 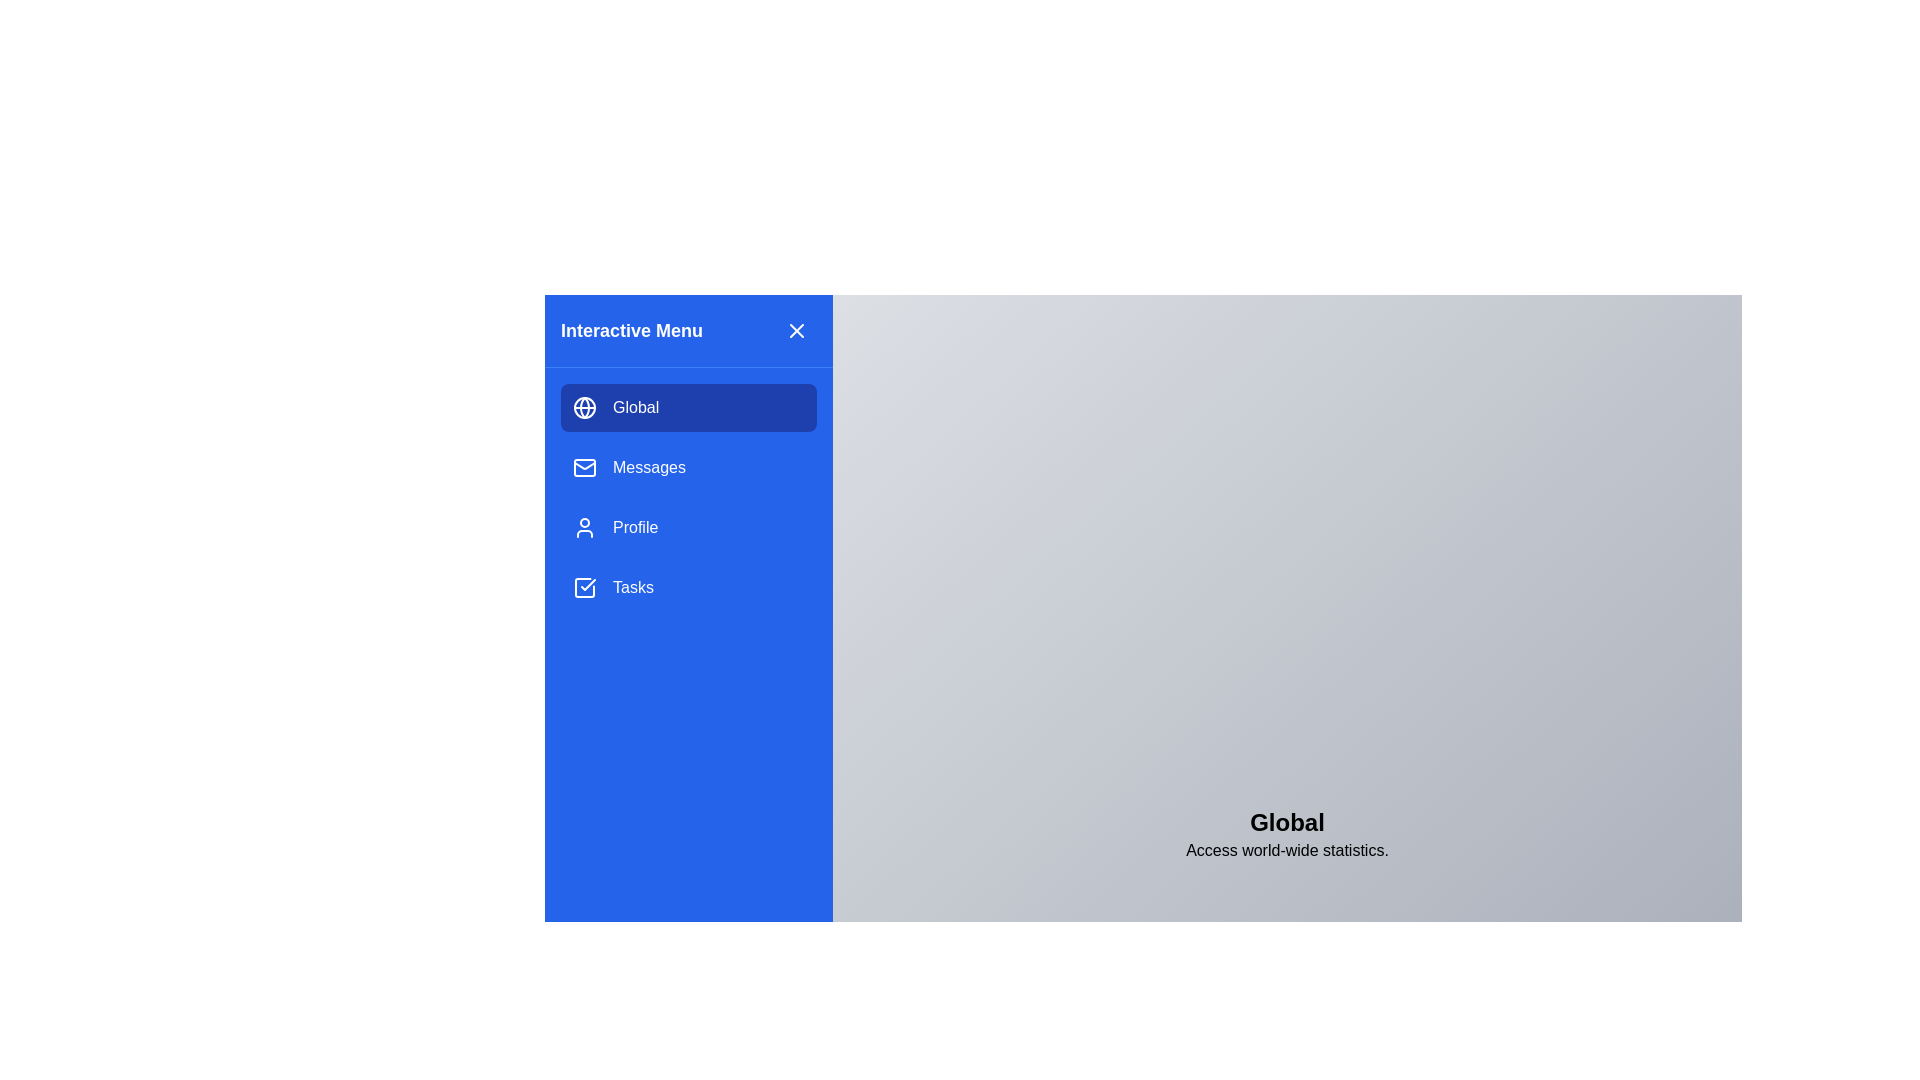 What do you see at coordinates (584, 527) in the screenshot?
I see `the user icon, which is a minimalist silhouette shaped like a person, located within the blue background of the 'Profile' section` at bounding box center [584, 527].